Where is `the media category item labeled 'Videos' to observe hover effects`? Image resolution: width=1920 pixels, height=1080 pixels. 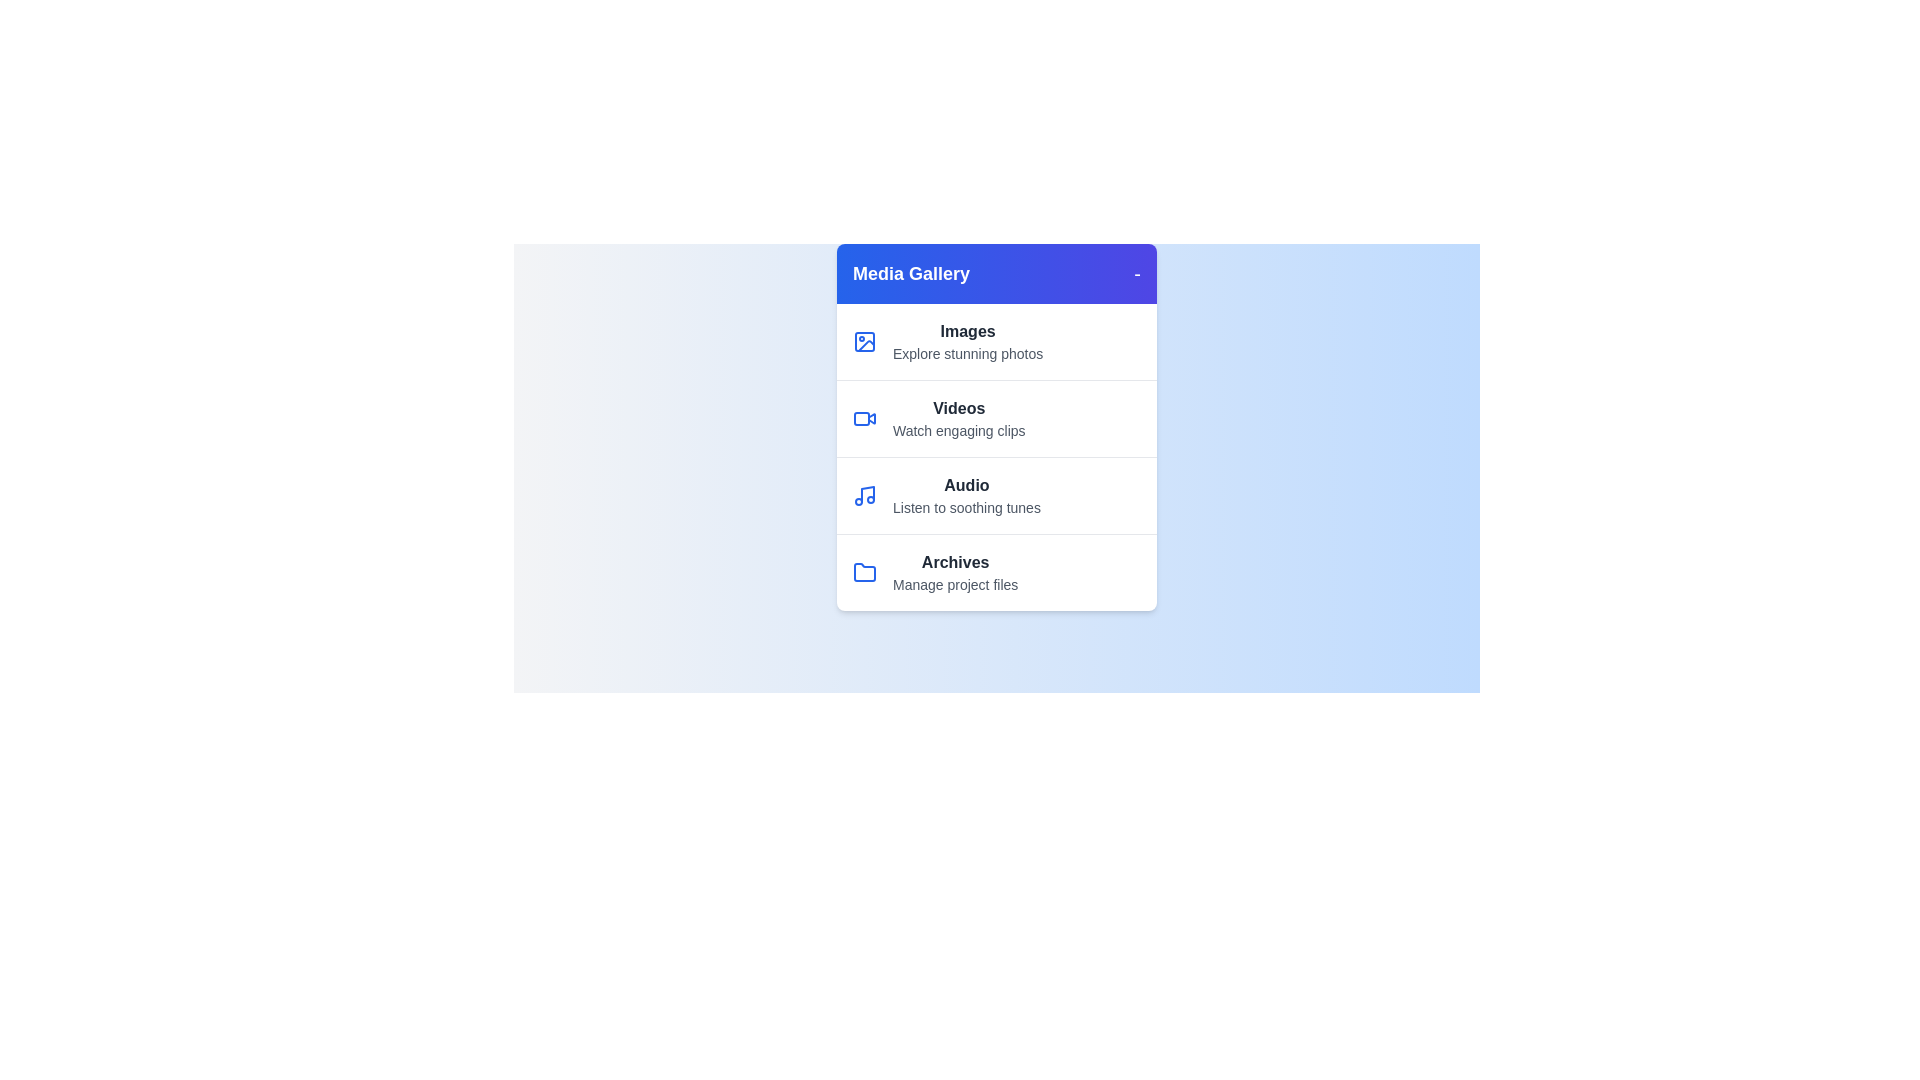 the media category item labeled 'Videos' to observe hover effects is located at coordinates (997, 417).